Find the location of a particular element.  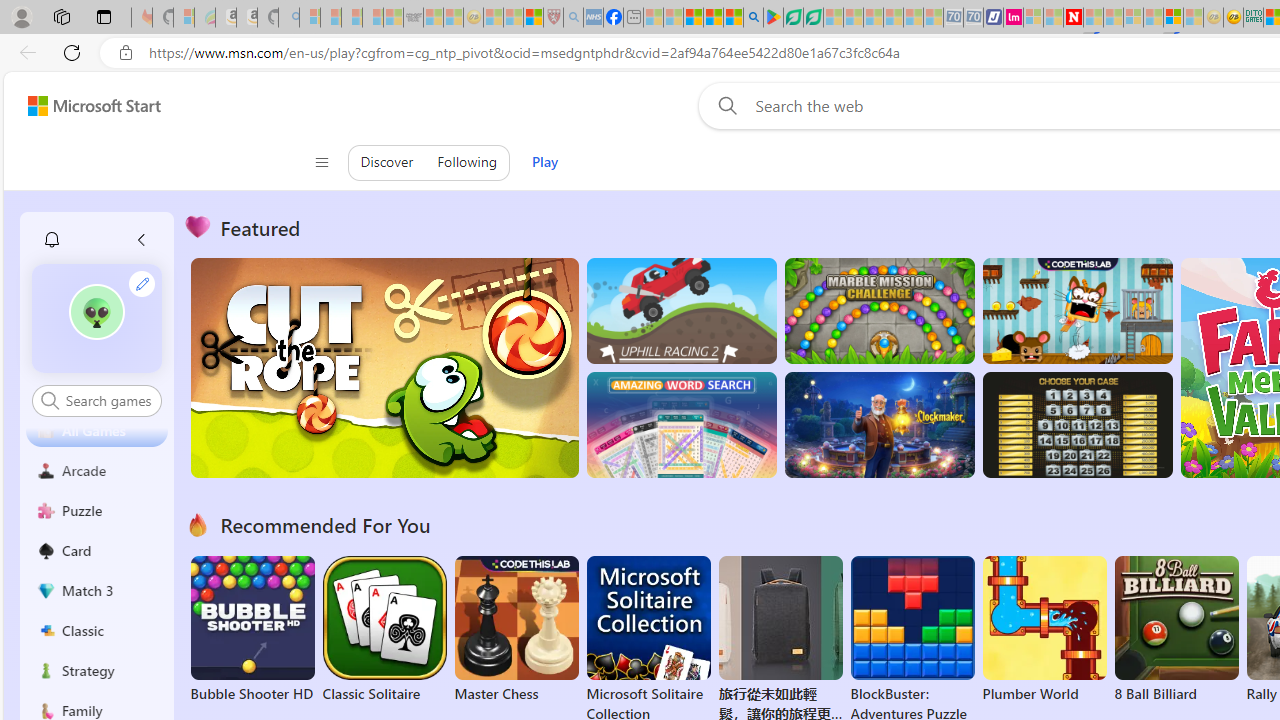

'Bubble Shooter HD' is located at coordinates (251, 630).